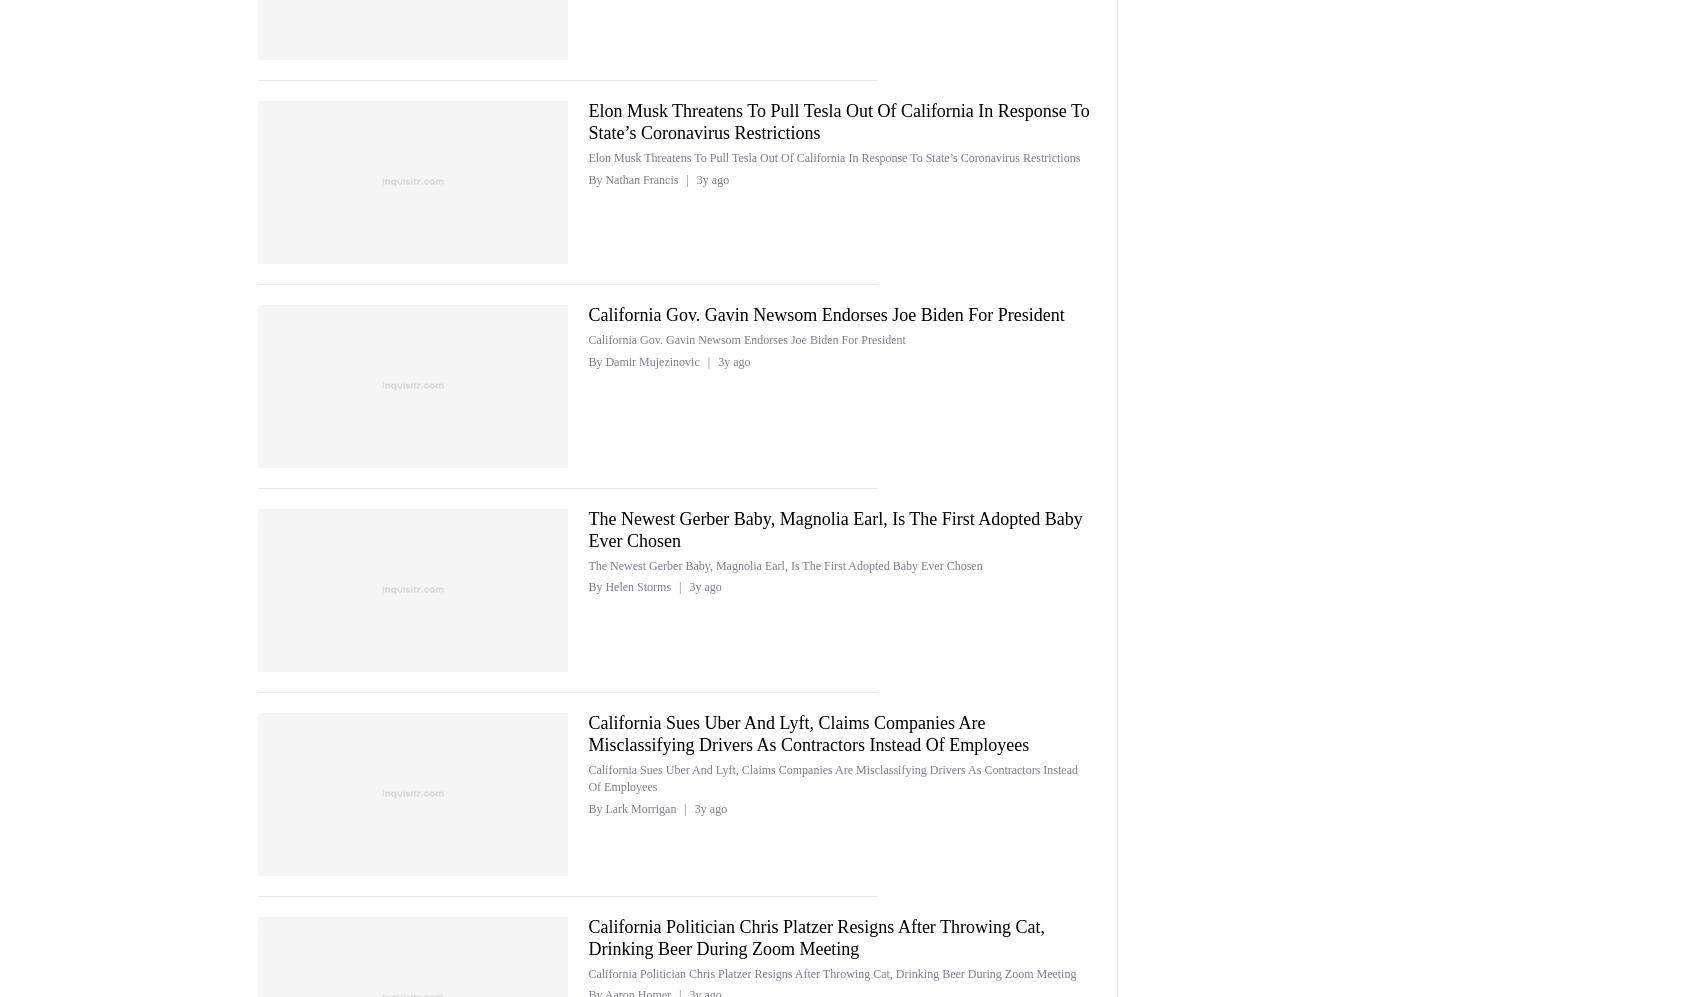 This screenshot has height=997, width=1695. What do you see at coordinates (632, 807) in the screenshot?
I see `'By Lark Morrigan'` at bounding box center [632, 807].